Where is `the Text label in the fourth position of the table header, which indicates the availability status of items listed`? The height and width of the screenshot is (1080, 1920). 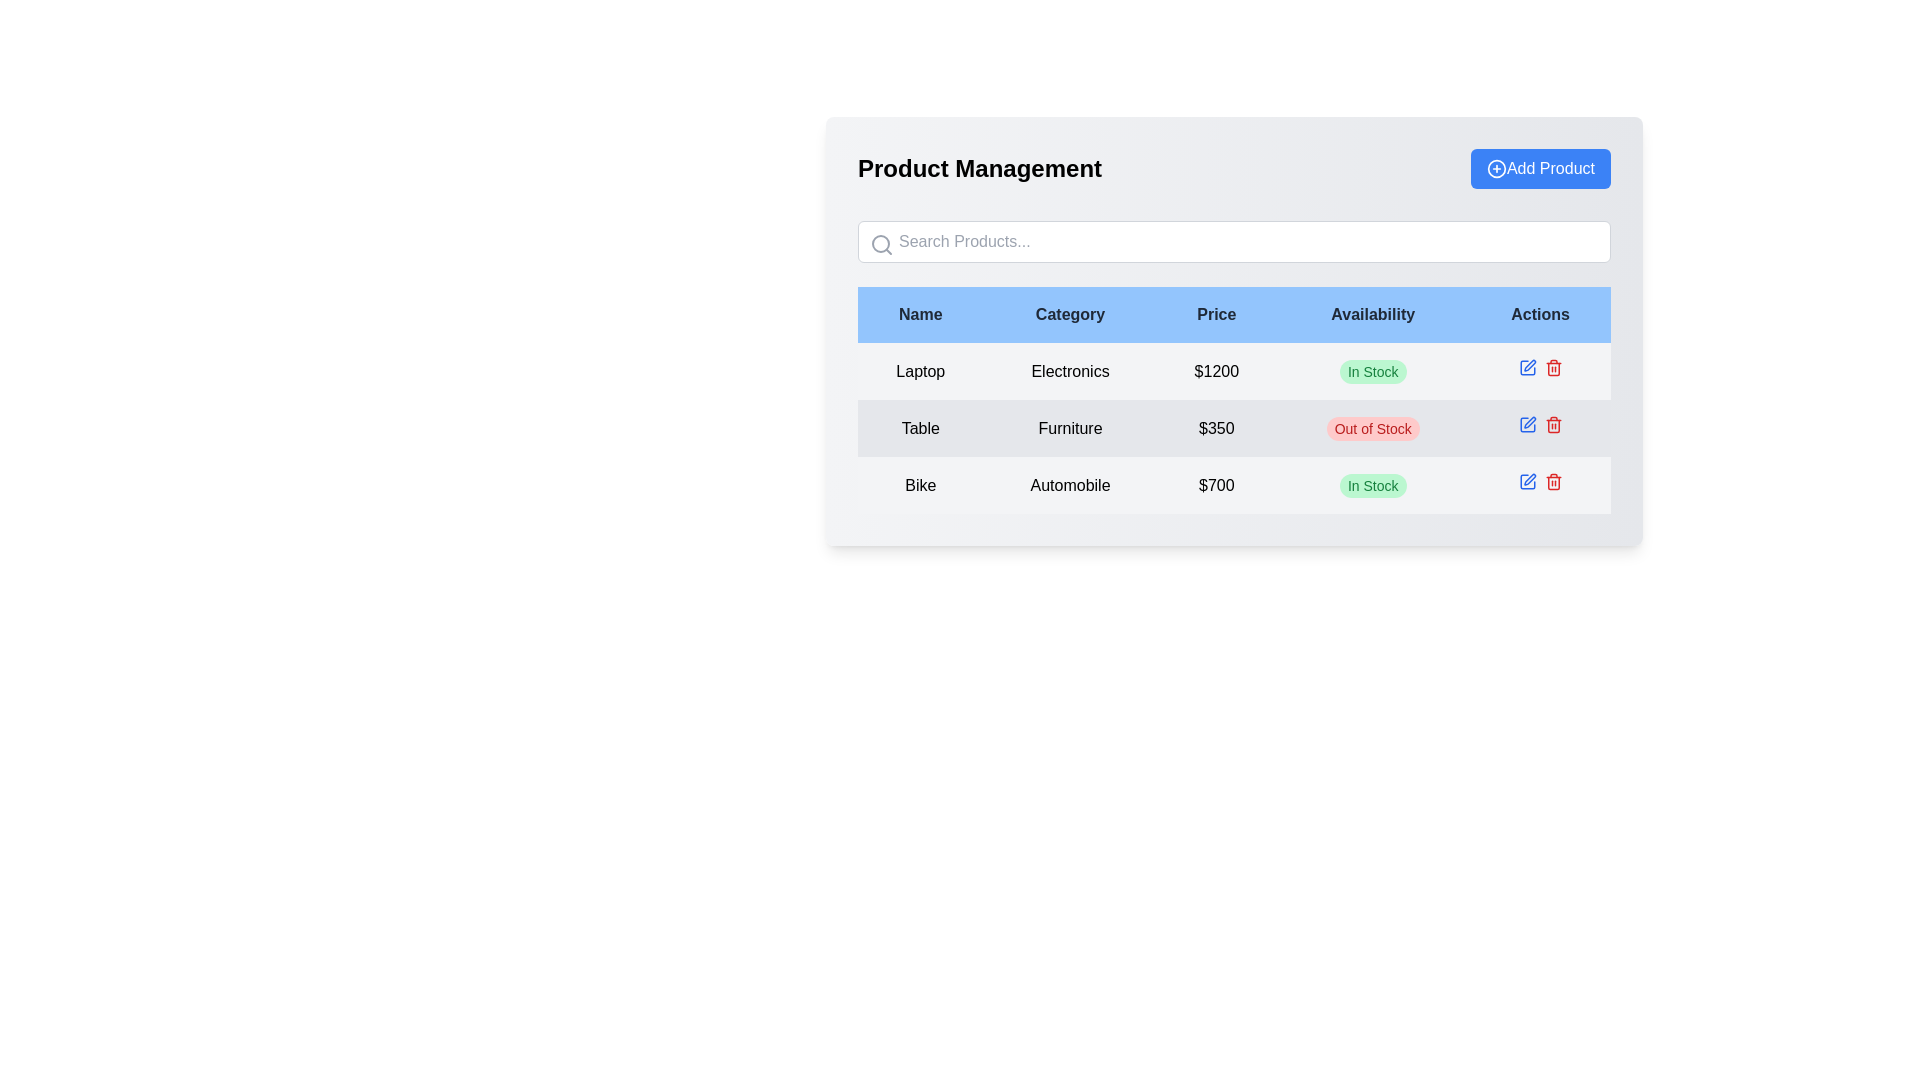
the Text label in the fourth position of the table header, which indicates the availability status of items listed is located at coordinates (1372, 315).